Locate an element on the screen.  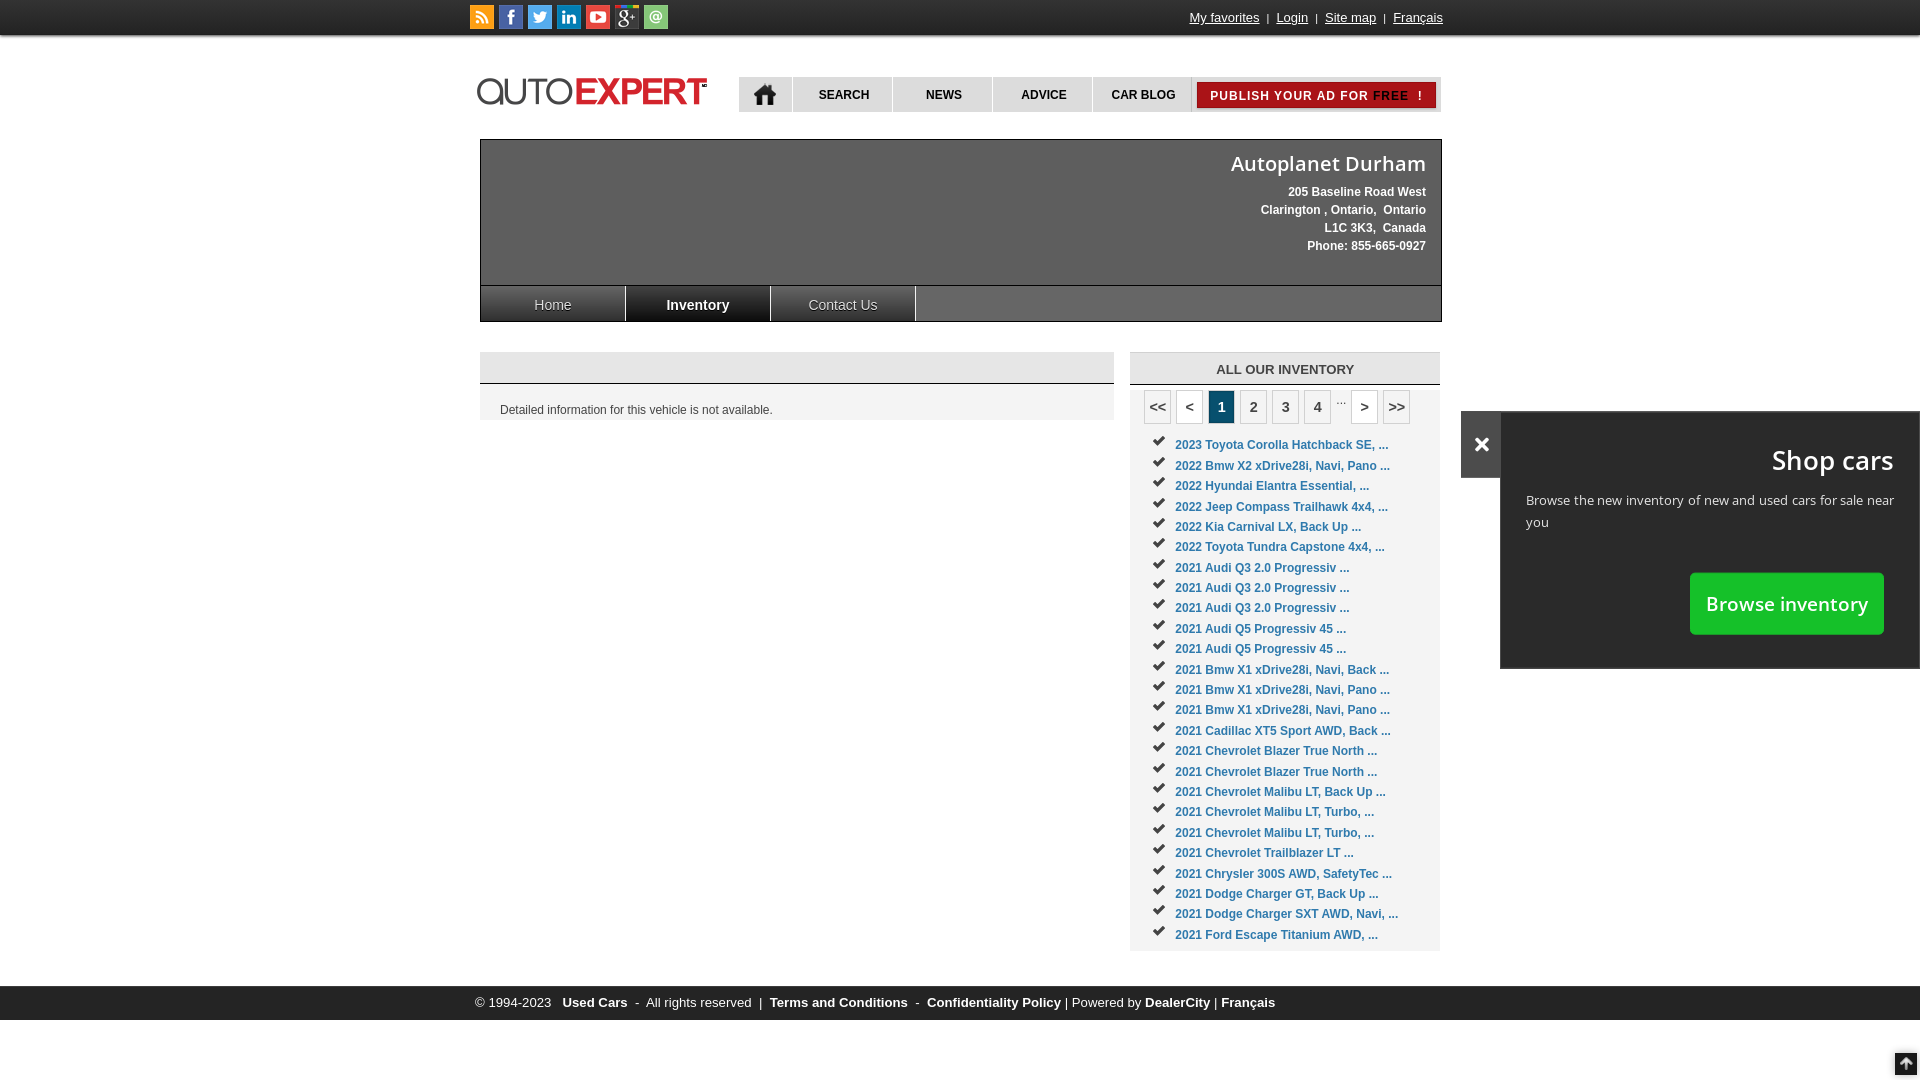
'Browse inventory' is located at coordinates (1786, 602).